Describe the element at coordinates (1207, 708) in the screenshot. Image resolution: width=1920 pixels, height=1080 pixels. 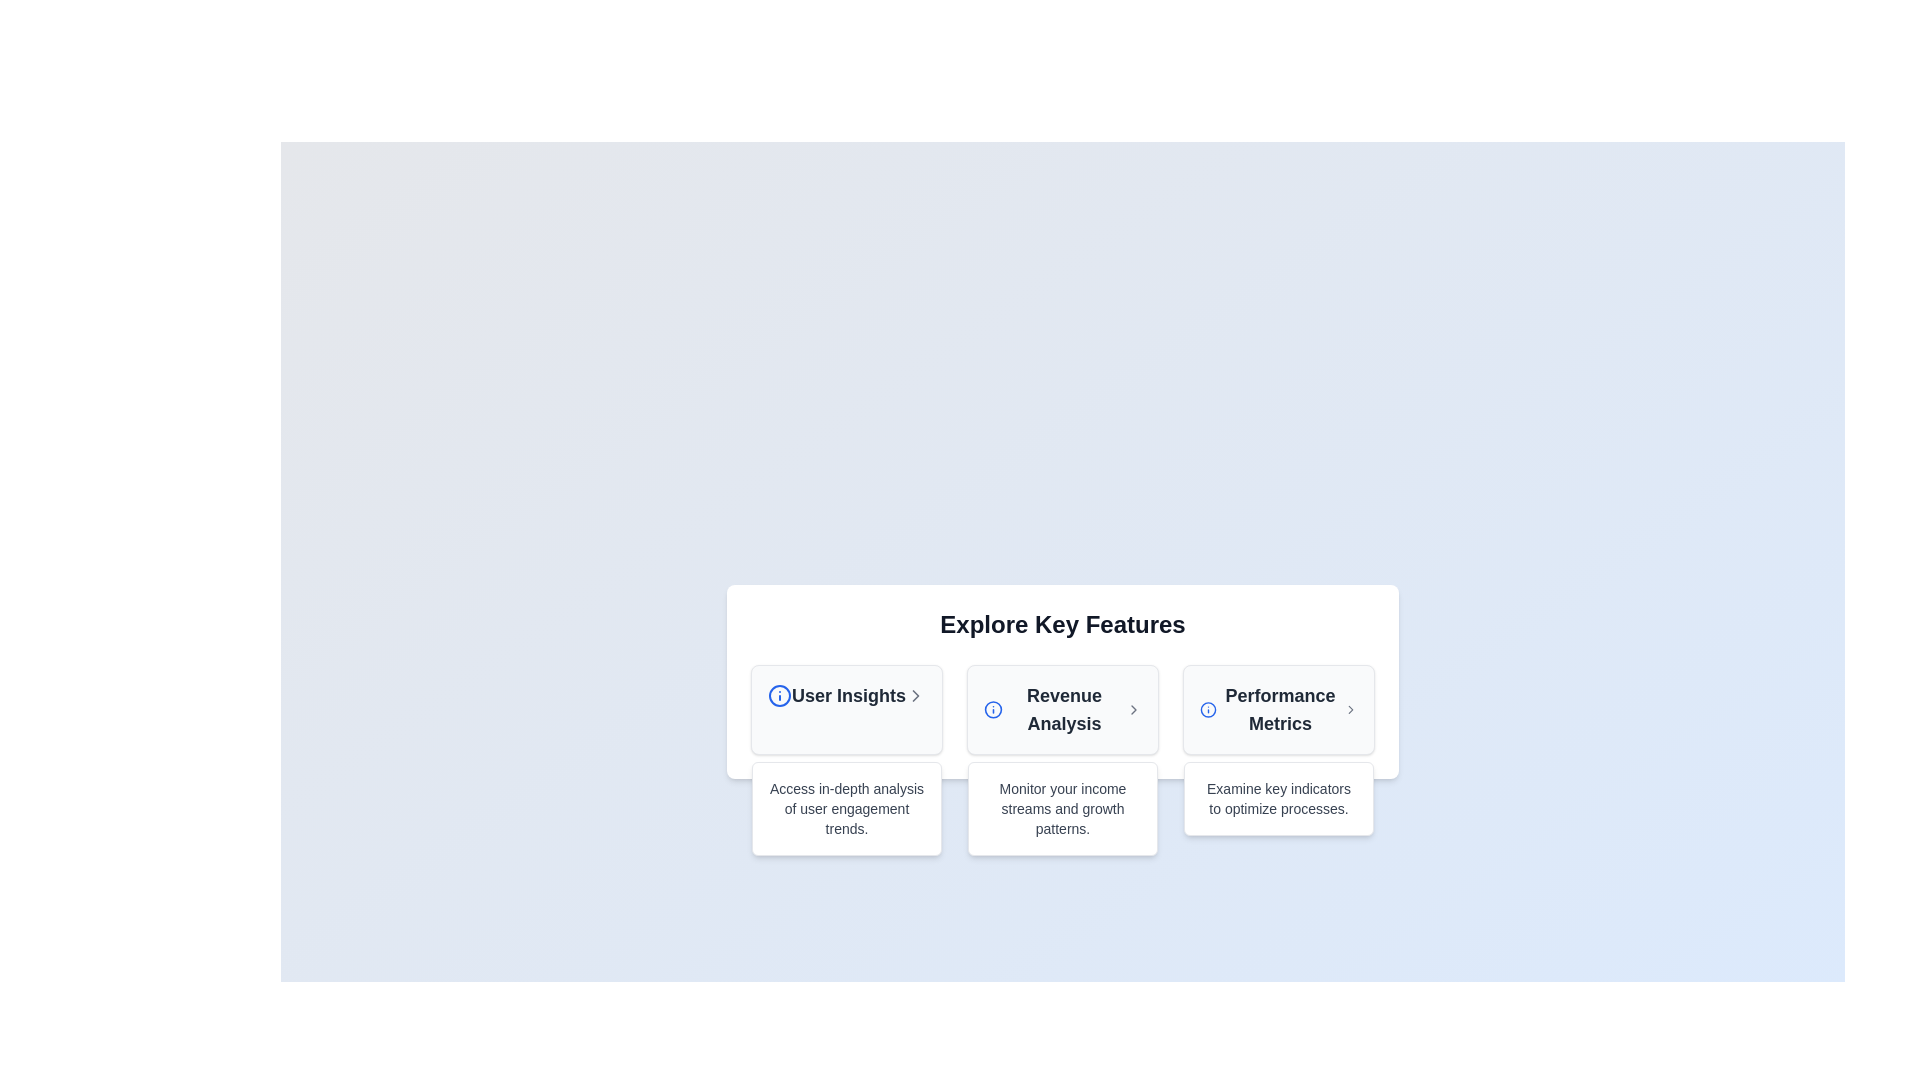
I see `the circular icon representing additional information within the 'Performance Metrics' feature card to trigger the tooltip` at that location.